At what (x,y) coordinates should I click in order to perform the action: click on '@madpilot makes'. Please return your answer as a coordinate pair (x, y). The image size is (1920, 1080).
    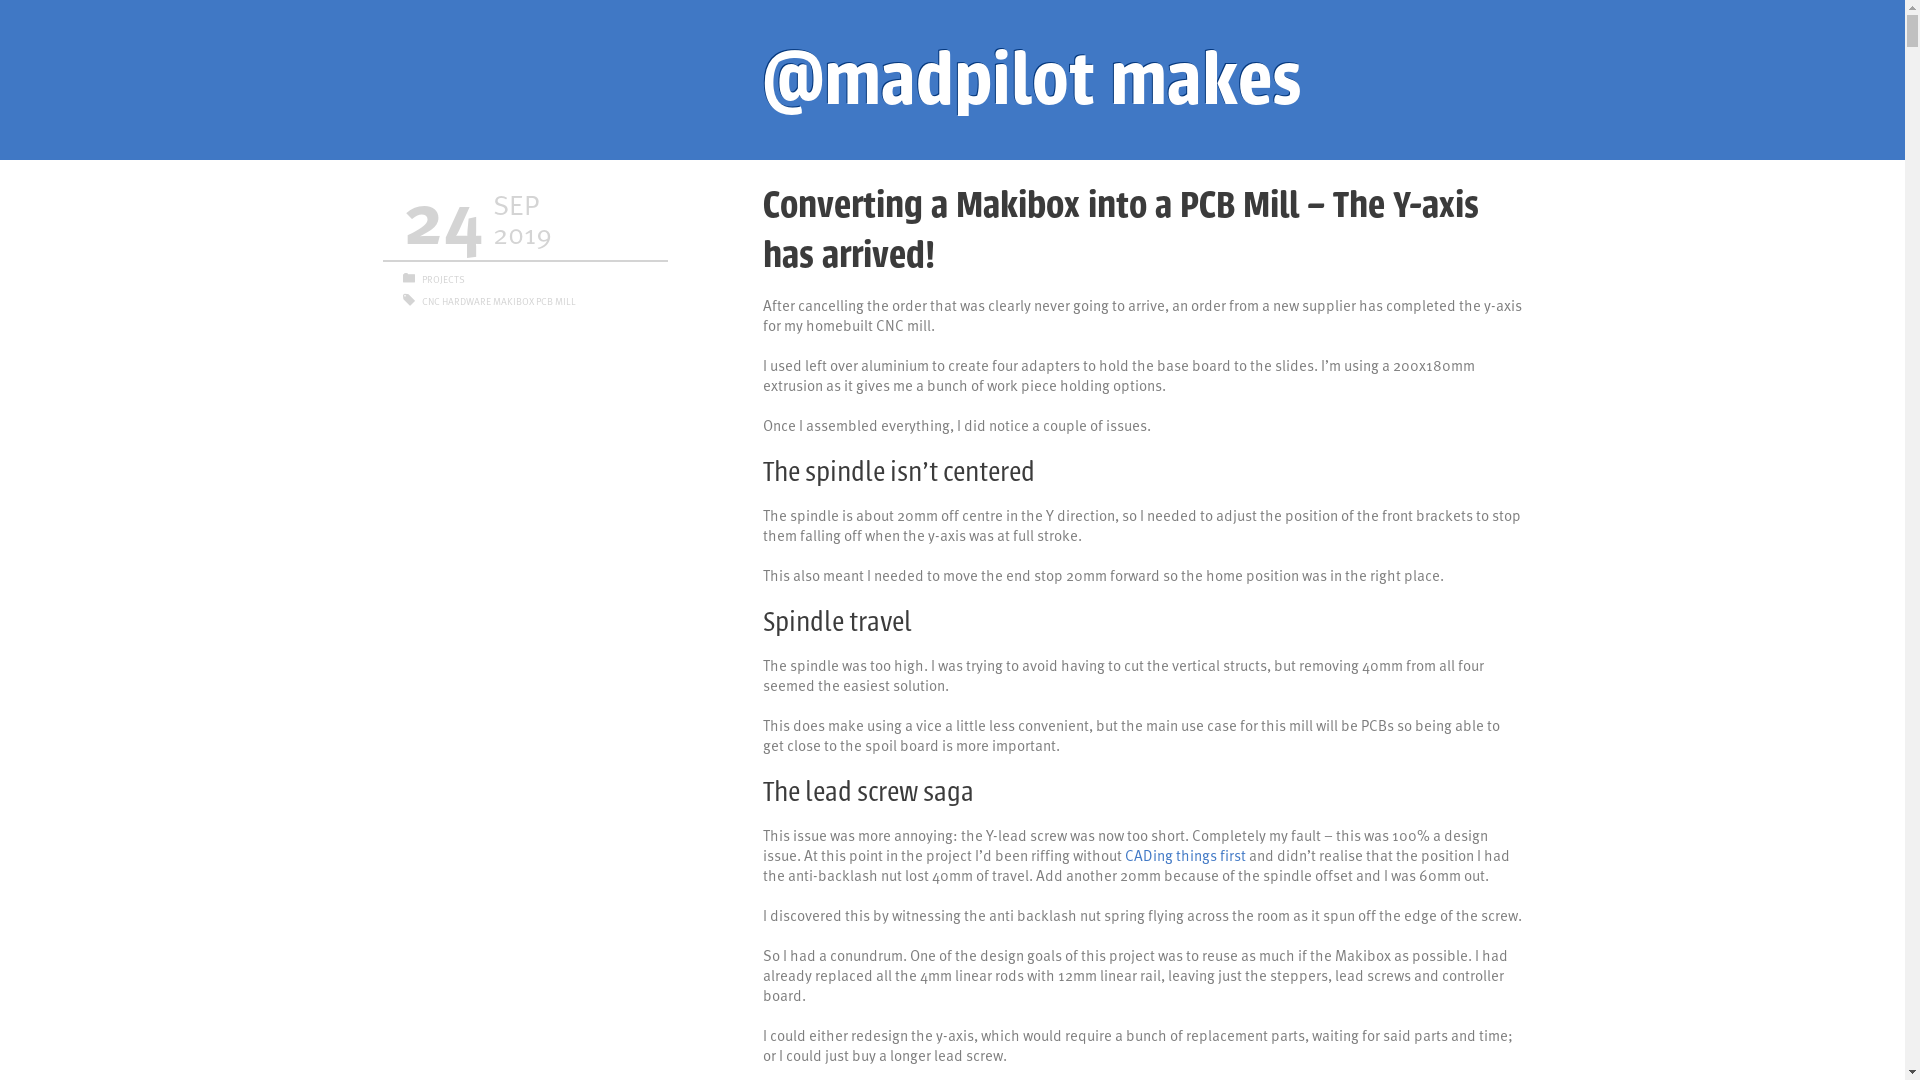
    Looking at the image, I should click on (761, 79).